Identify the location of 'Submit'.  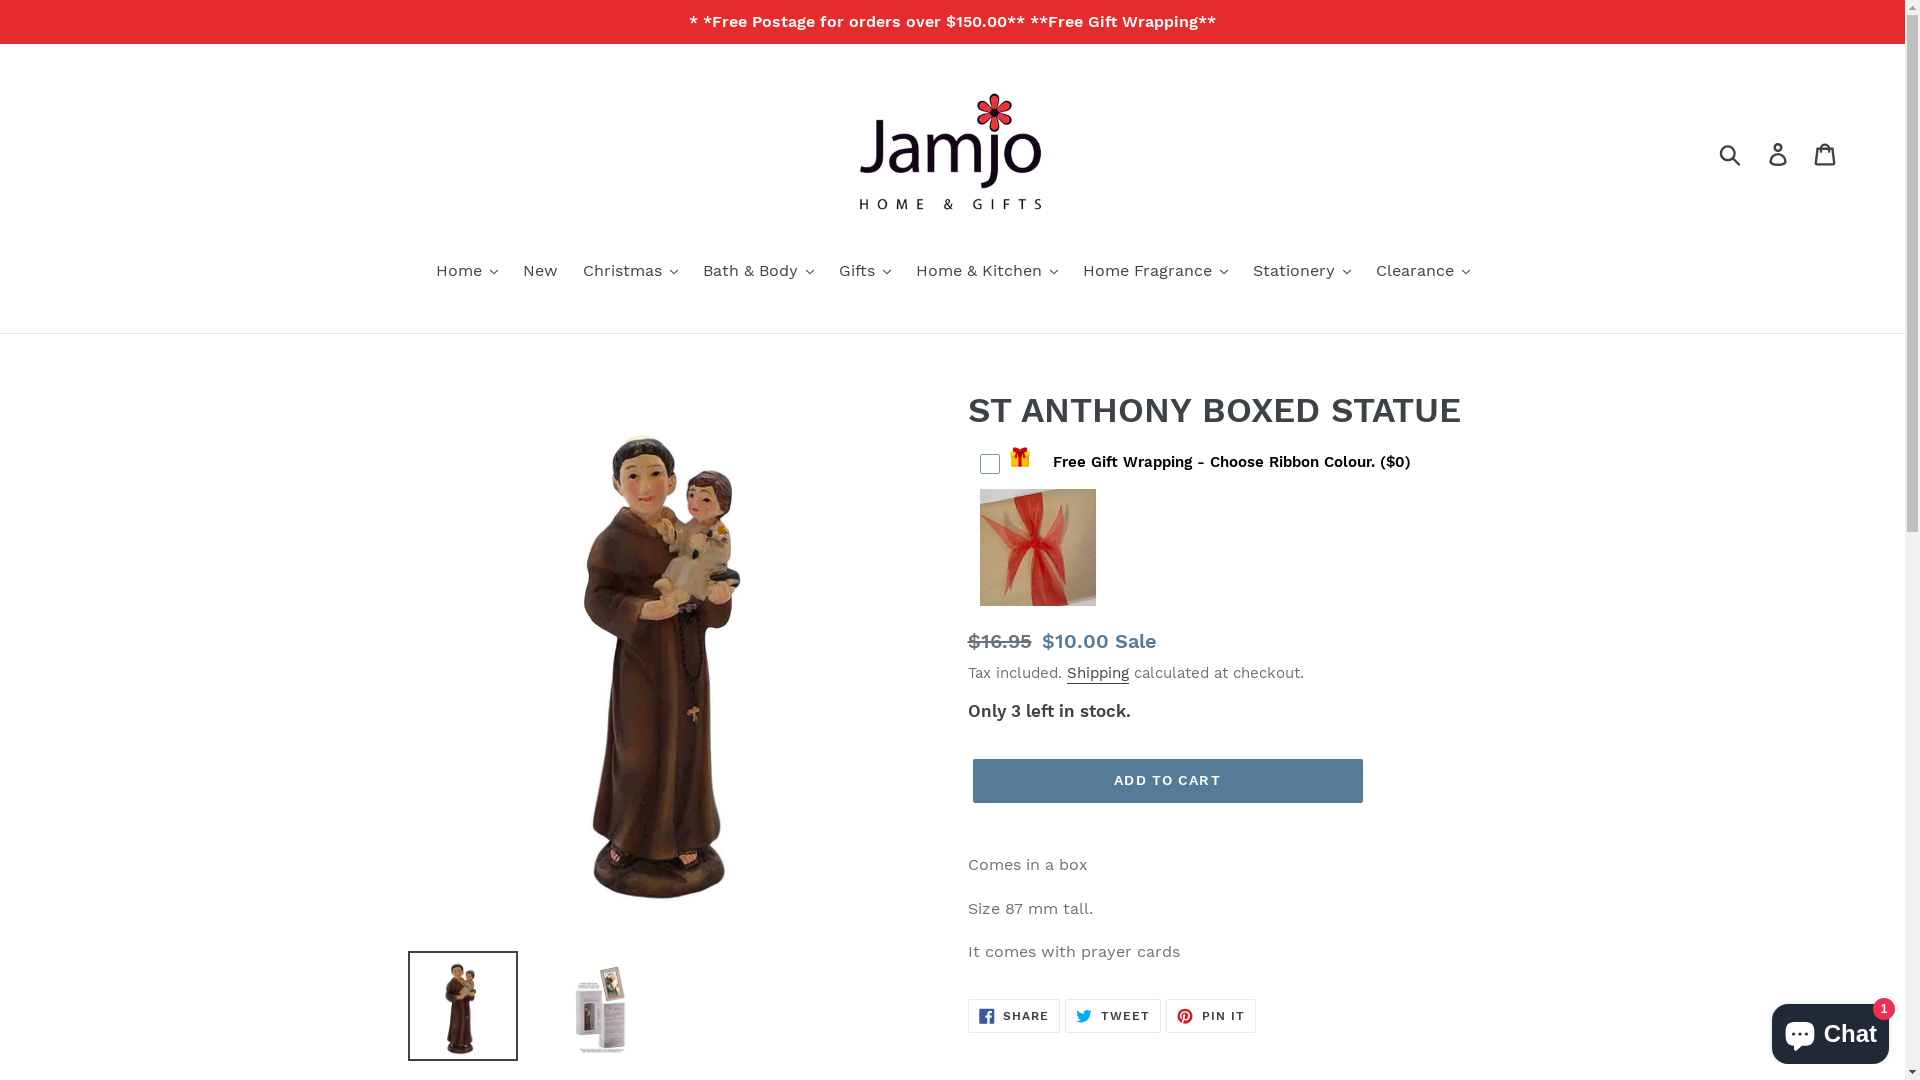
(1730, 153).